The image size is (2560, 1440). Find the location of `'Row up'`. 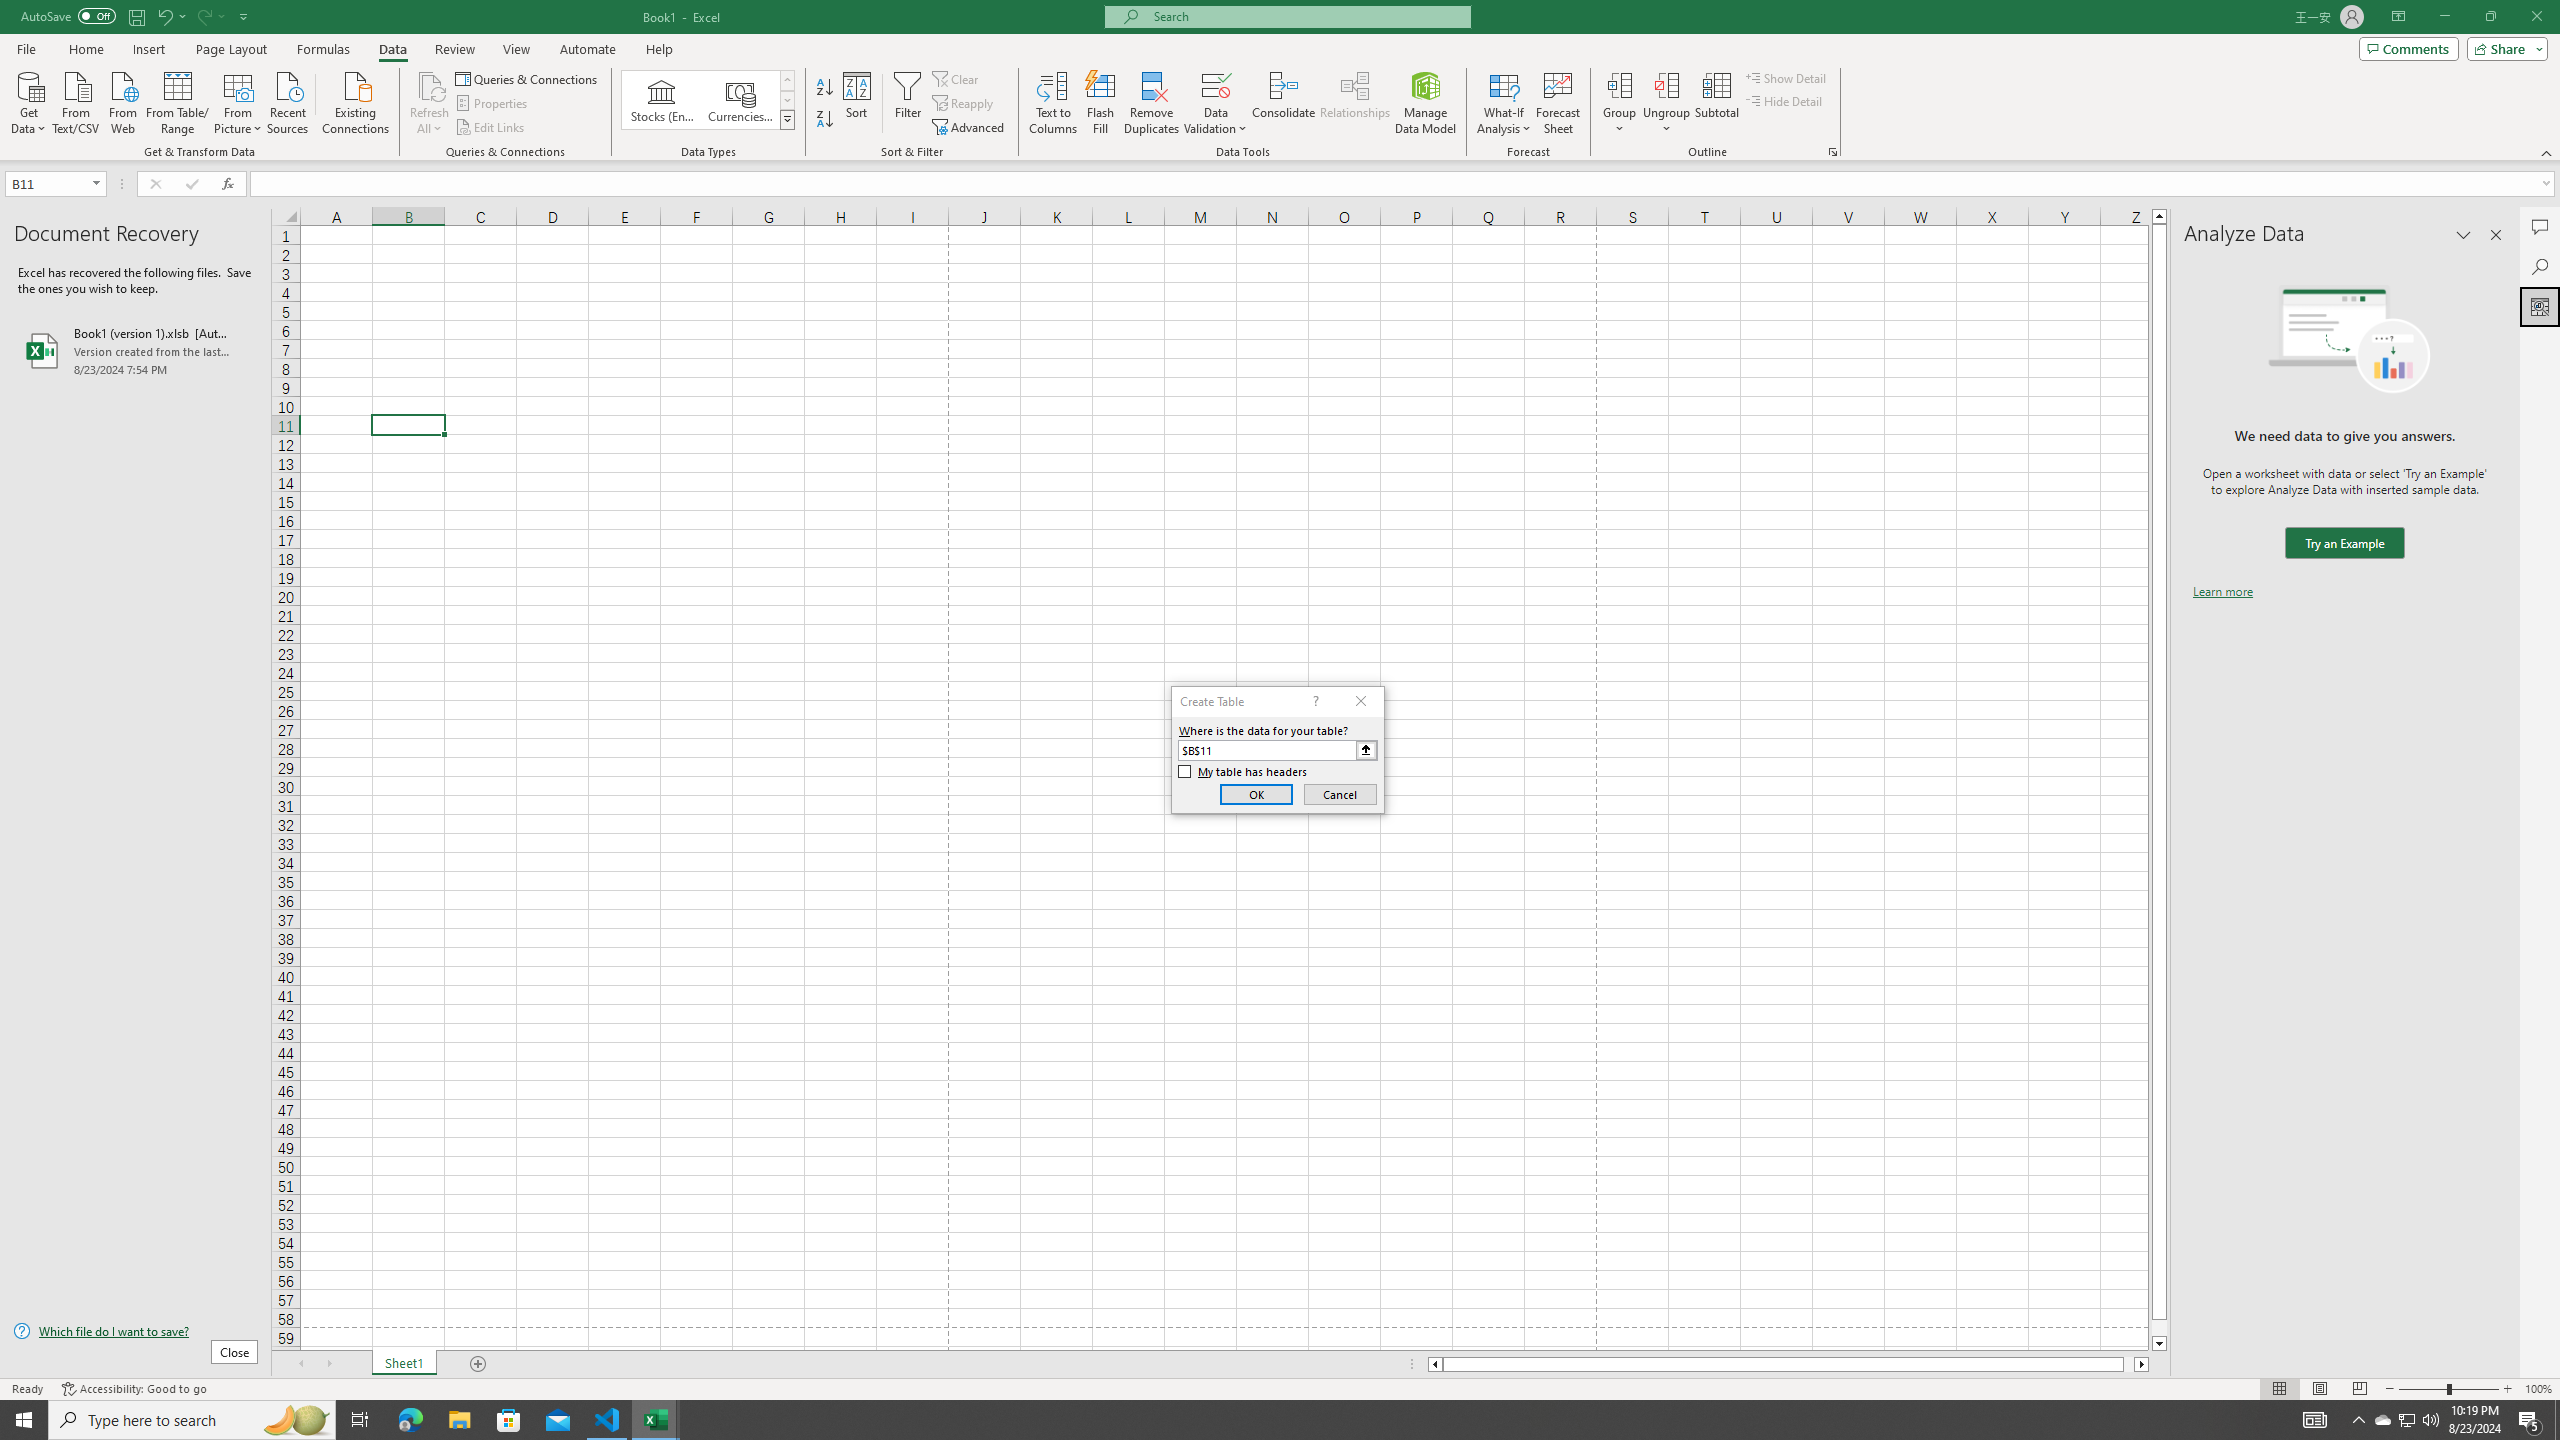

'Row up' is located at coordinates (787, 80).